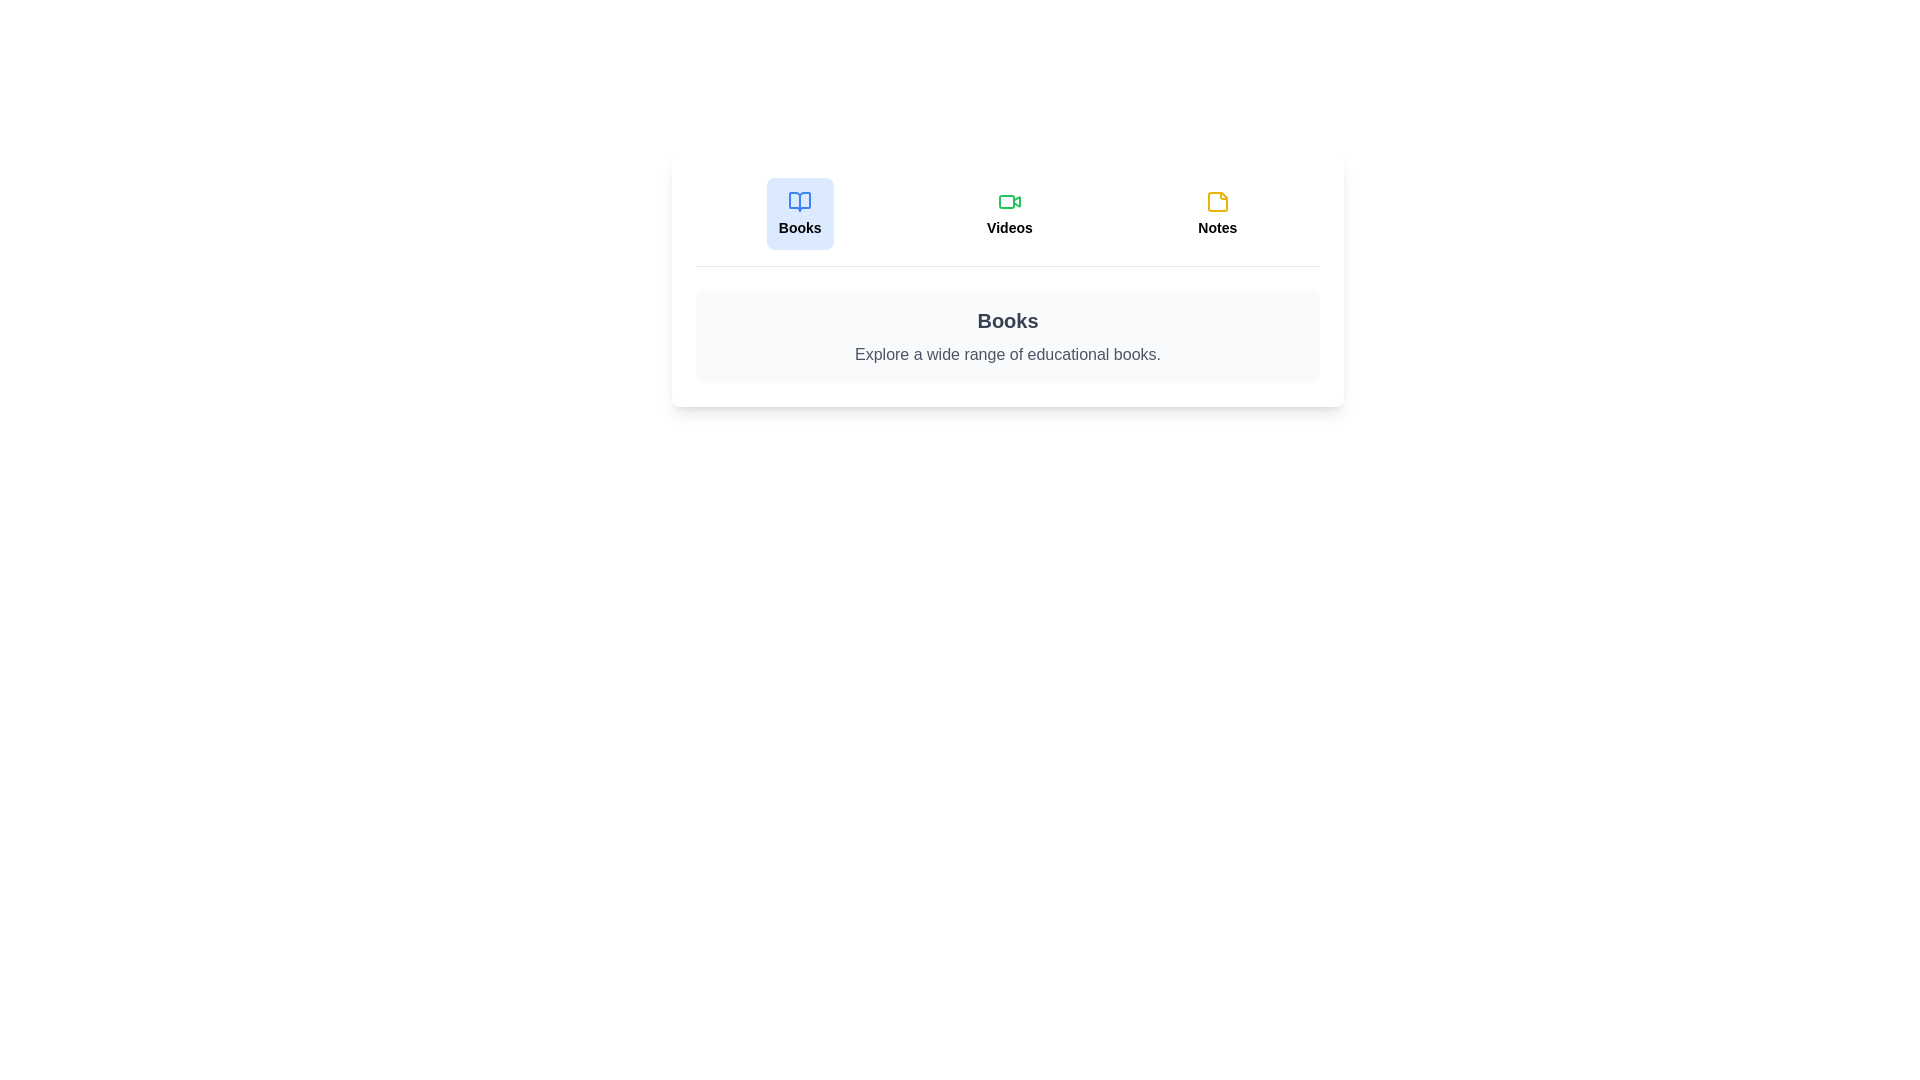 The image size is (1920, 1080). I want to click on the 'Notes' tab to view its content, so click(1216, 213).